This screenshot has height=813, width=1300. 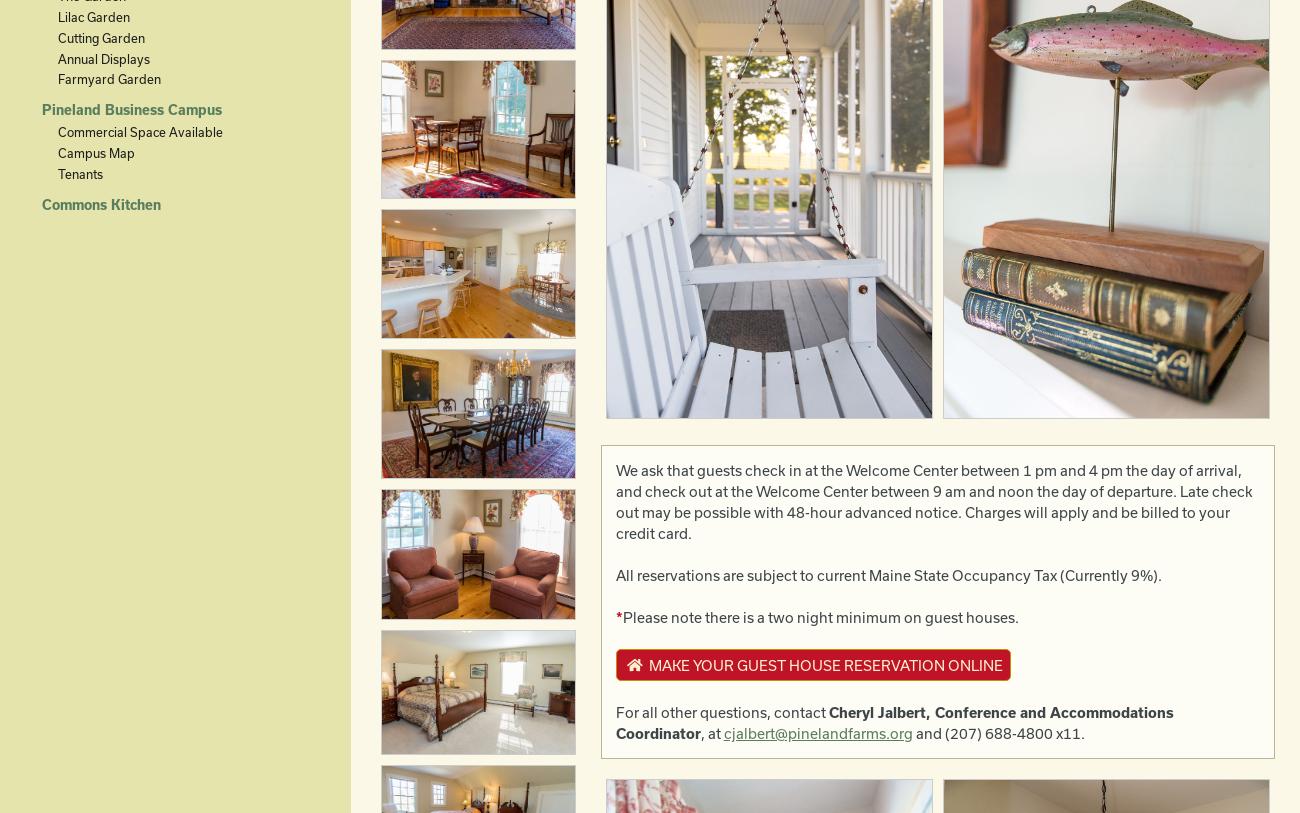 What do you see at coordinates (95, 152) in the screenshot?
I see `'Campus Map'` at bounding box center [95, 152].